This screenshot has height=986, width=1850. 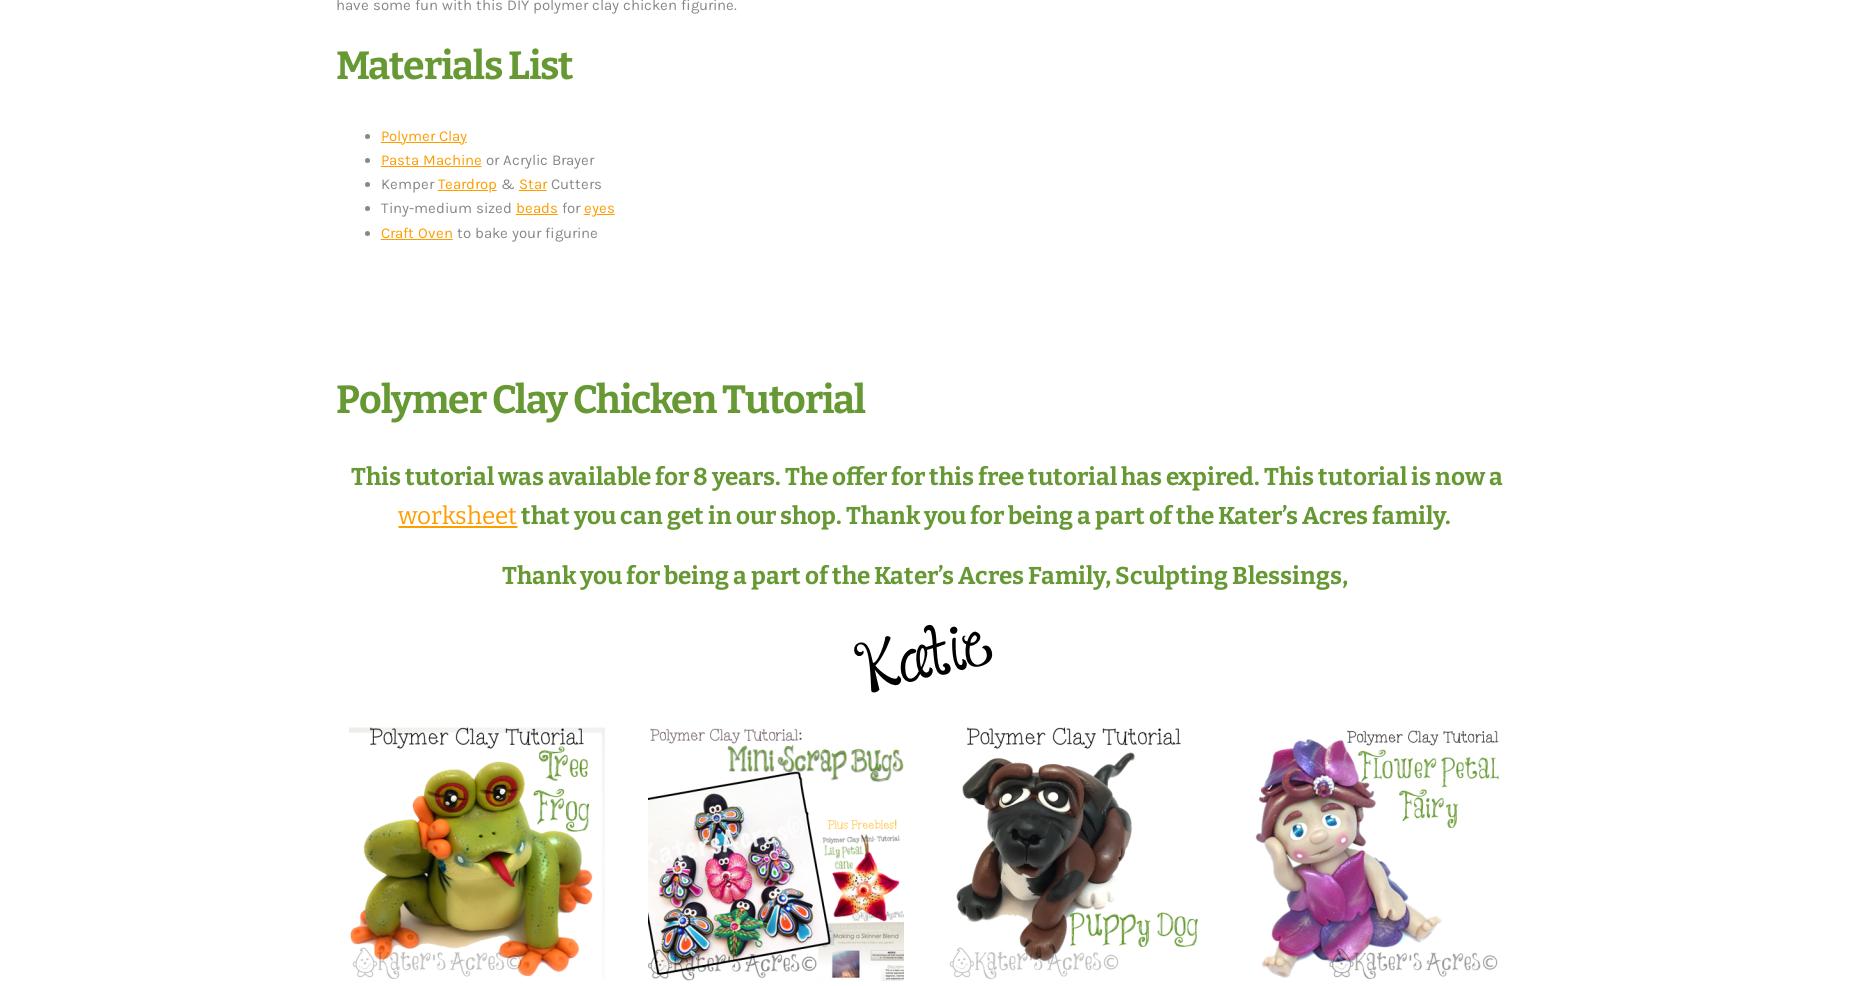 What do you see at coordinates (924, 475) in the screenshot?
I see `'This tutorial was available for 8 years. The offer for this free tutorial has expired. This tutorial is now a'` at bounding box center [924, 475].